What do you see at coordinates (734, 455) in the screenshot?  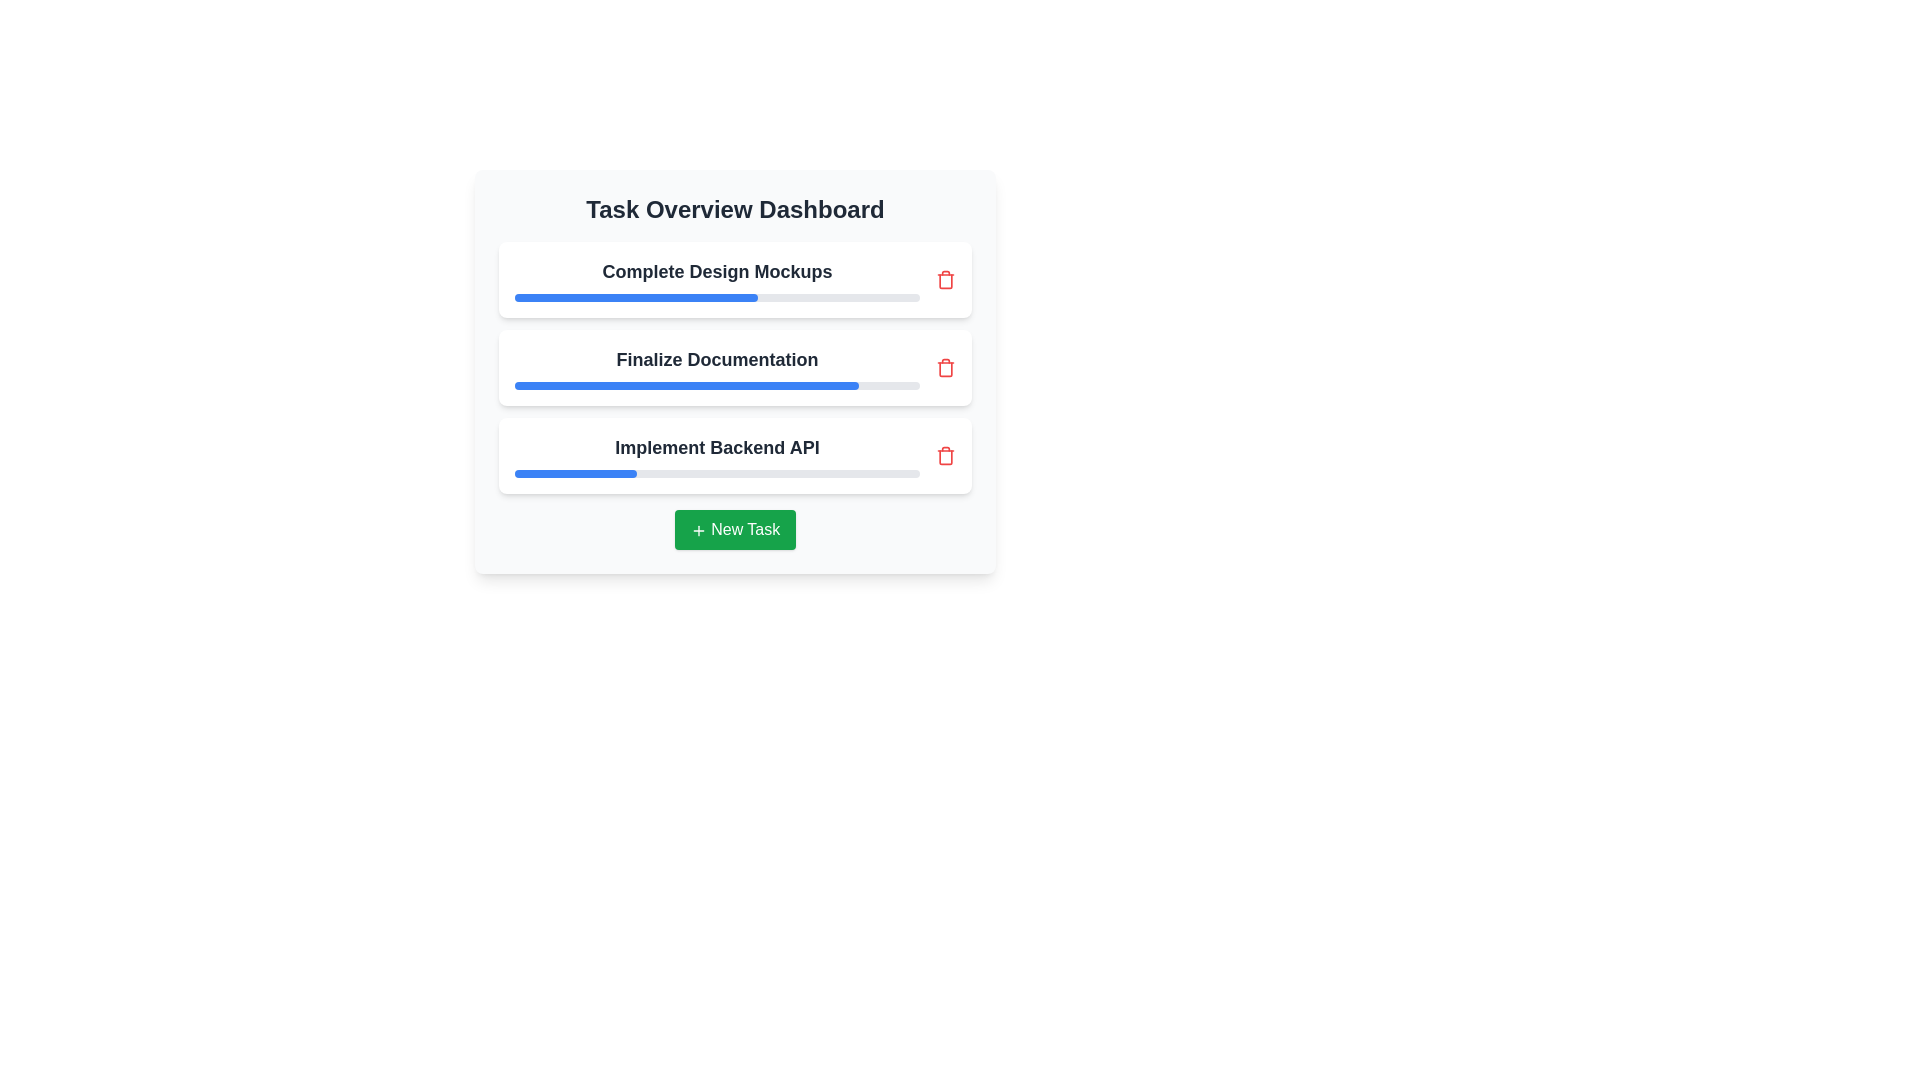 I see `the task titled Implement Backend API to view its details` at bounding box center [734, 455].